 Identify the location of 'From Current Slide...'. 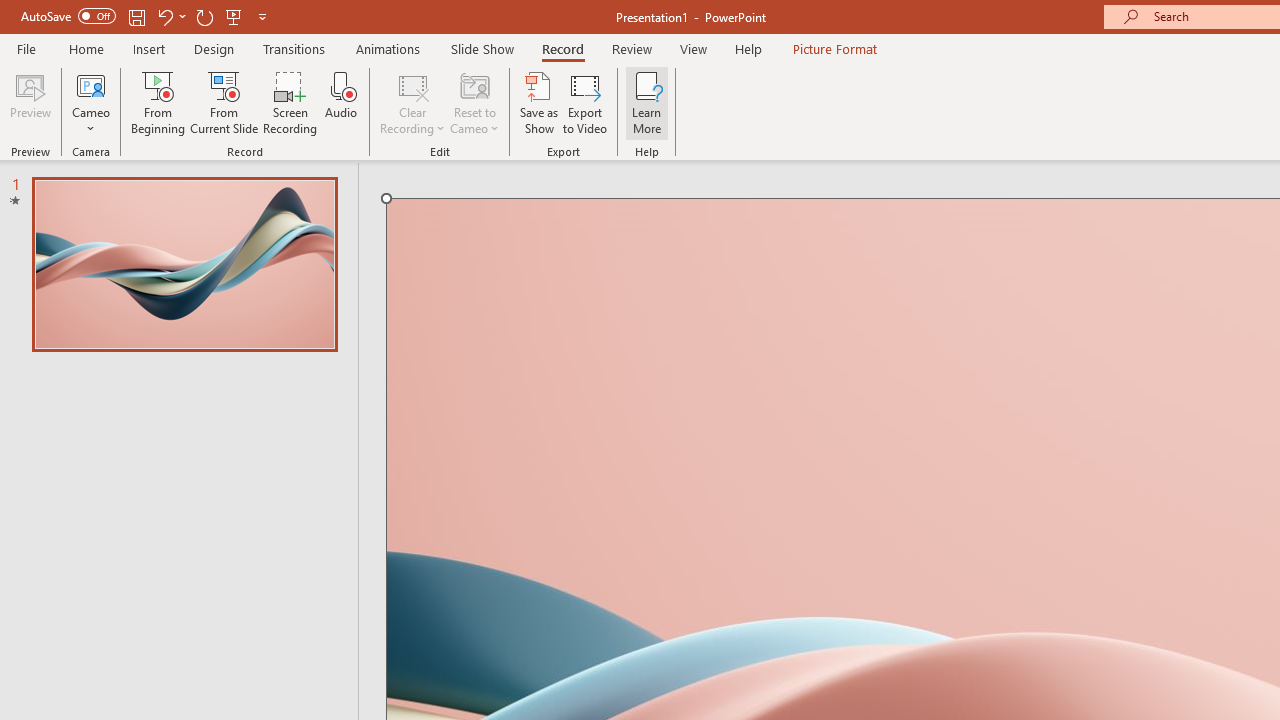
(224, 103).